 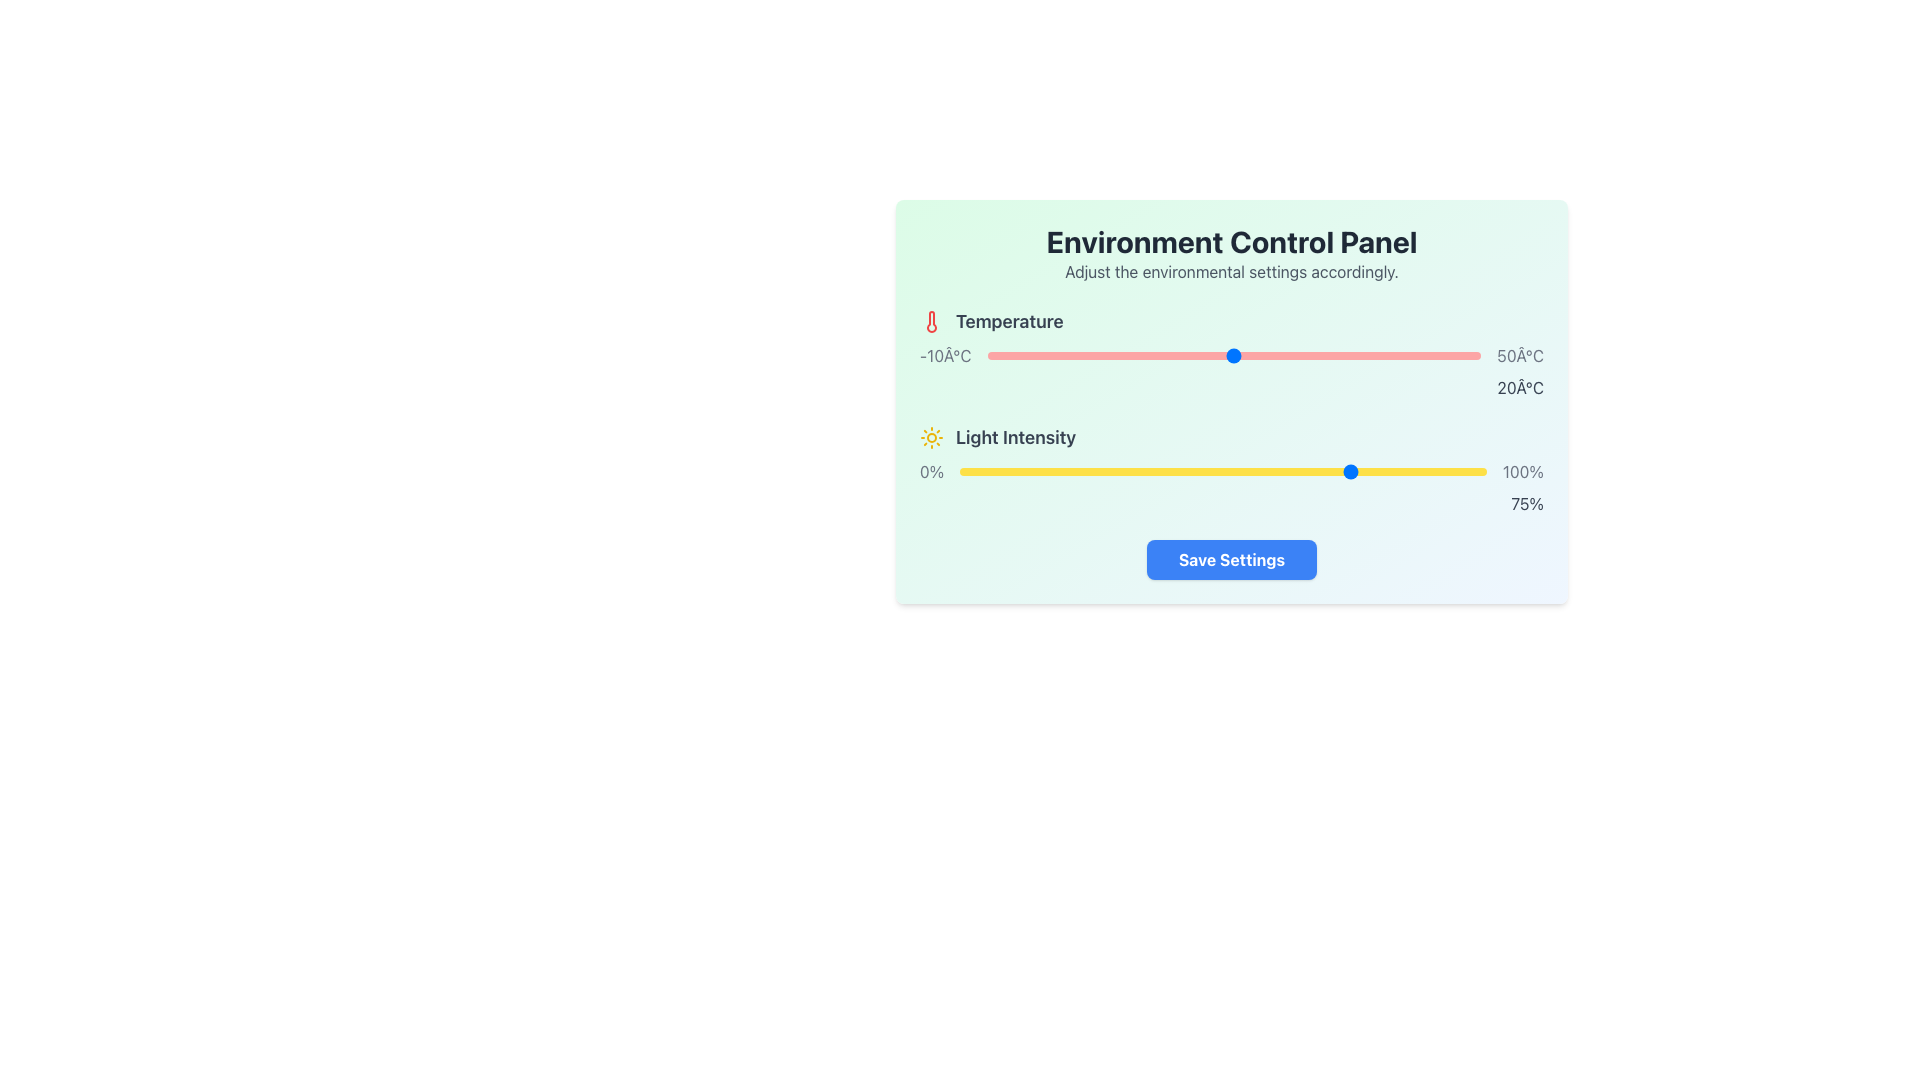 What do you see at coordinates (1085, 471) in the screenshot?
I see `the light intensity` at bounding box center [1085, 471].